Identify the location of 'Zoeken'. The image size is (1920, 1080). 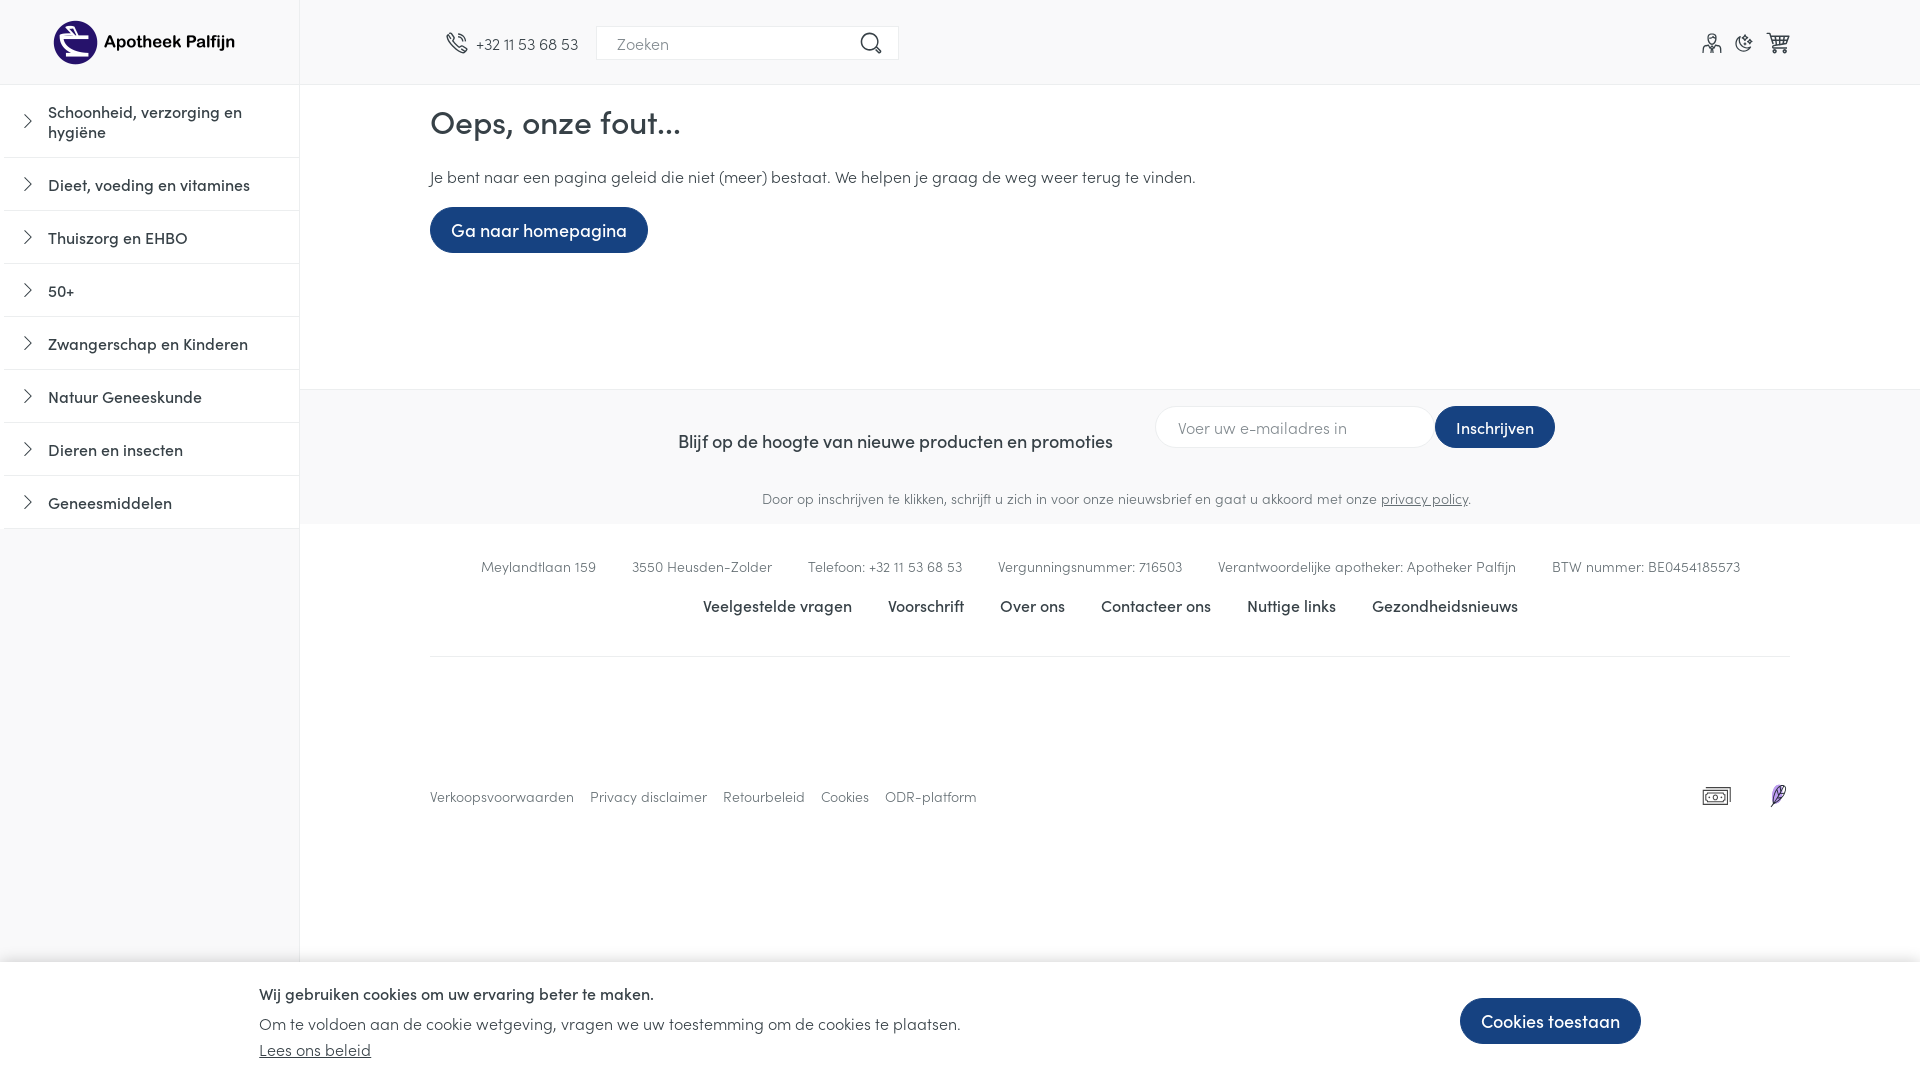
(870, 42).